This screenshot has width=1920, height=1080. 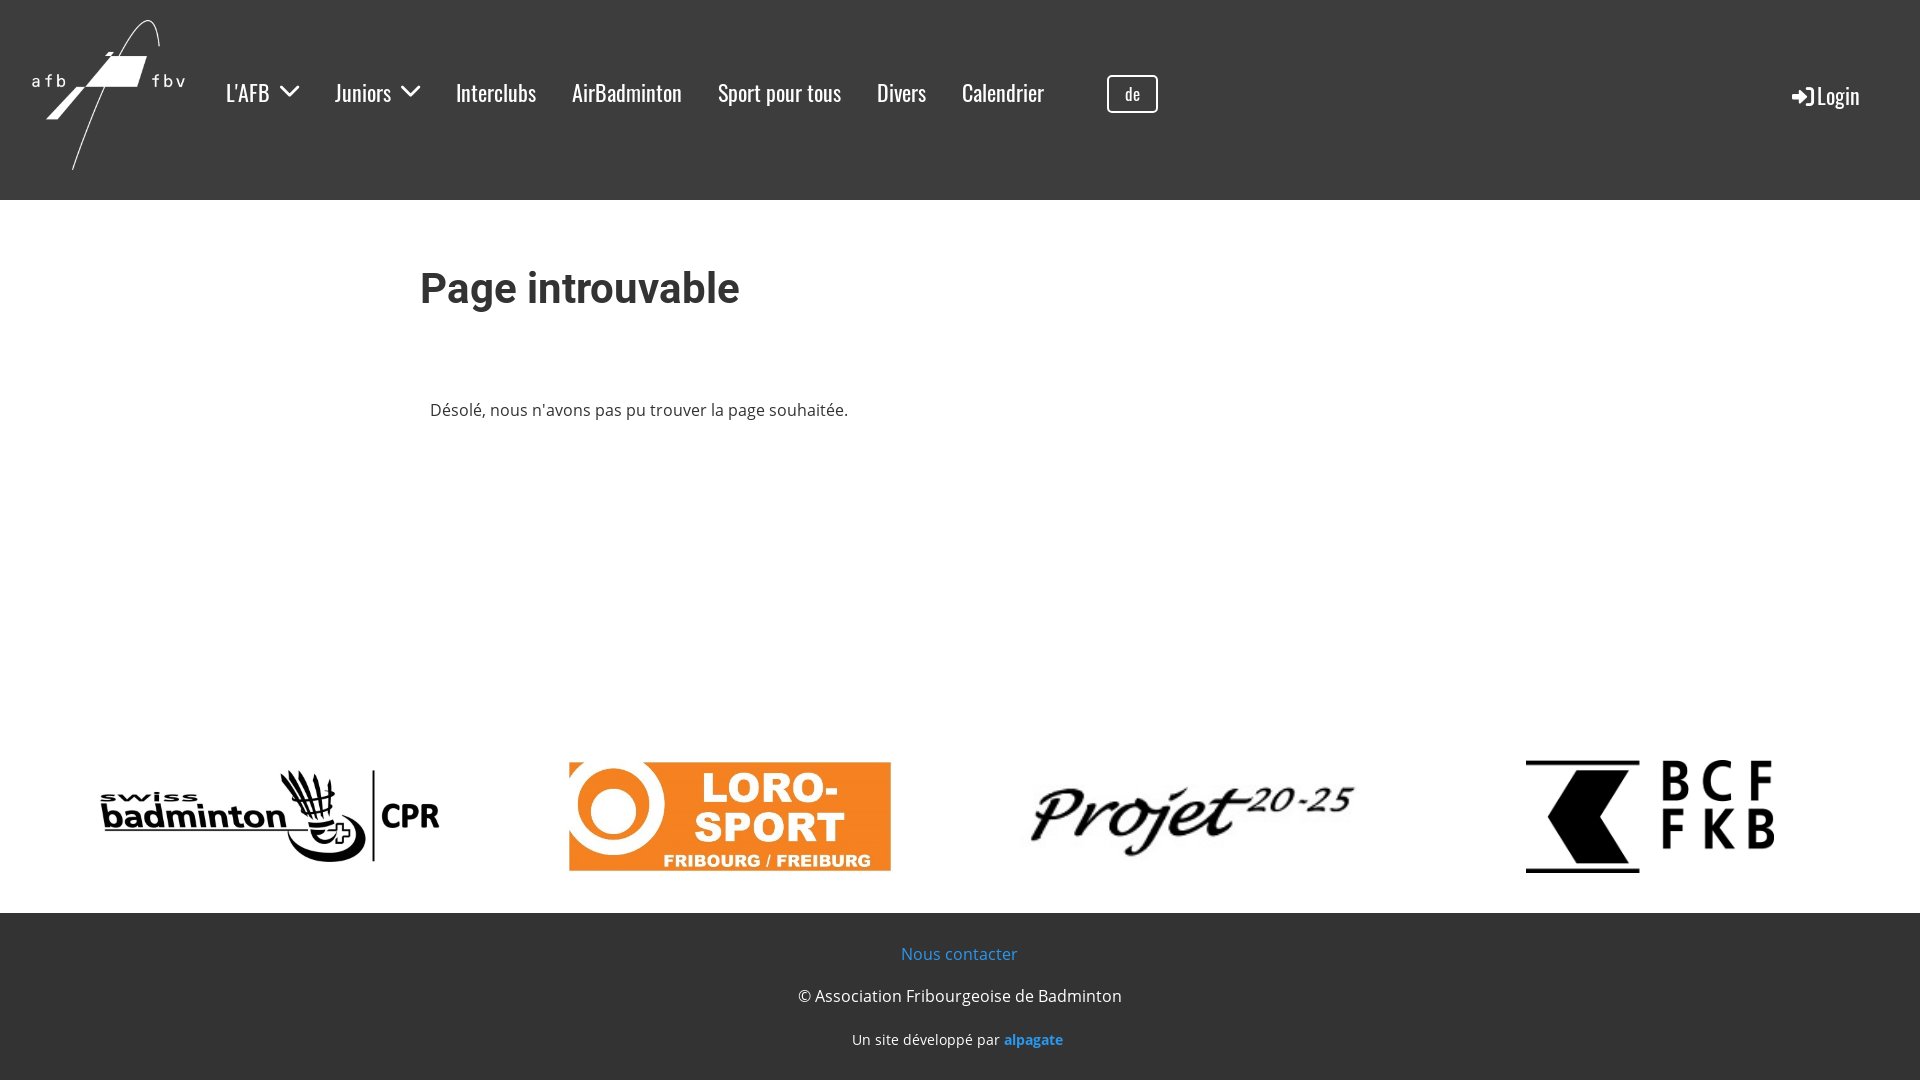 I want to click on 'alpagate', so click(x=1033, y=1038).